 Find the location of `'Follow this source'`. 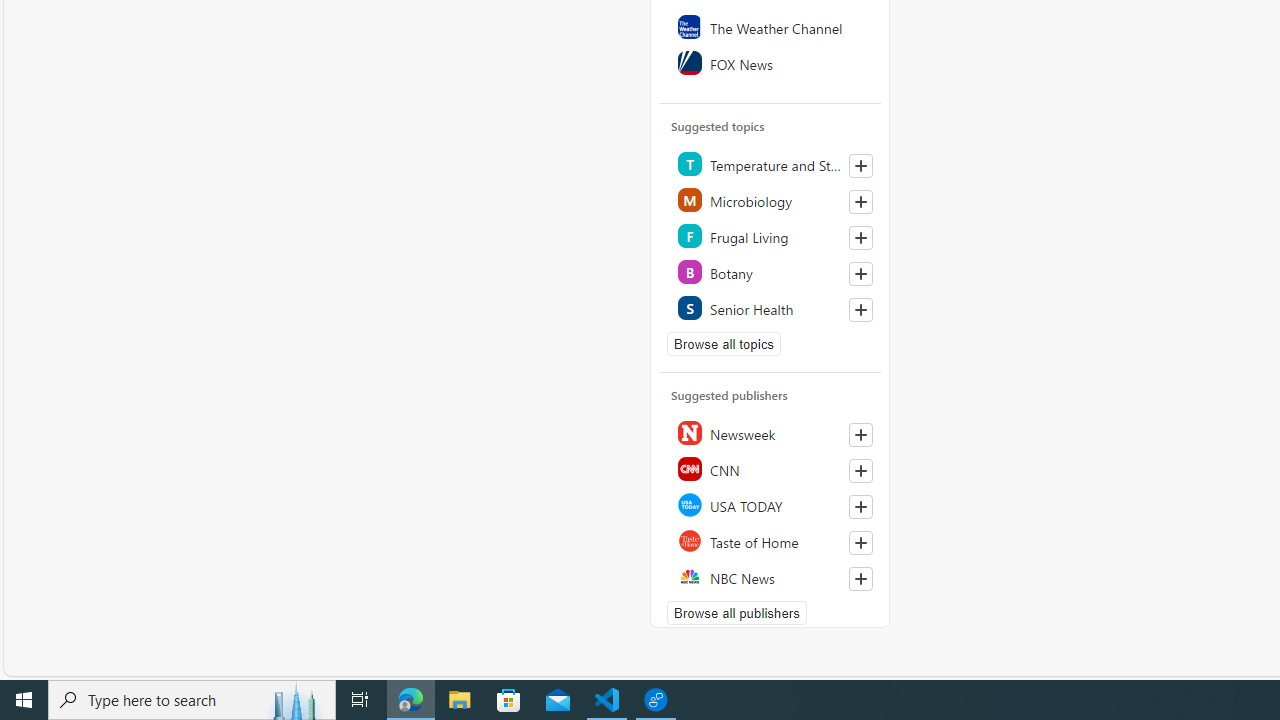

'Follow this source' is located at coordinates (860, 579).